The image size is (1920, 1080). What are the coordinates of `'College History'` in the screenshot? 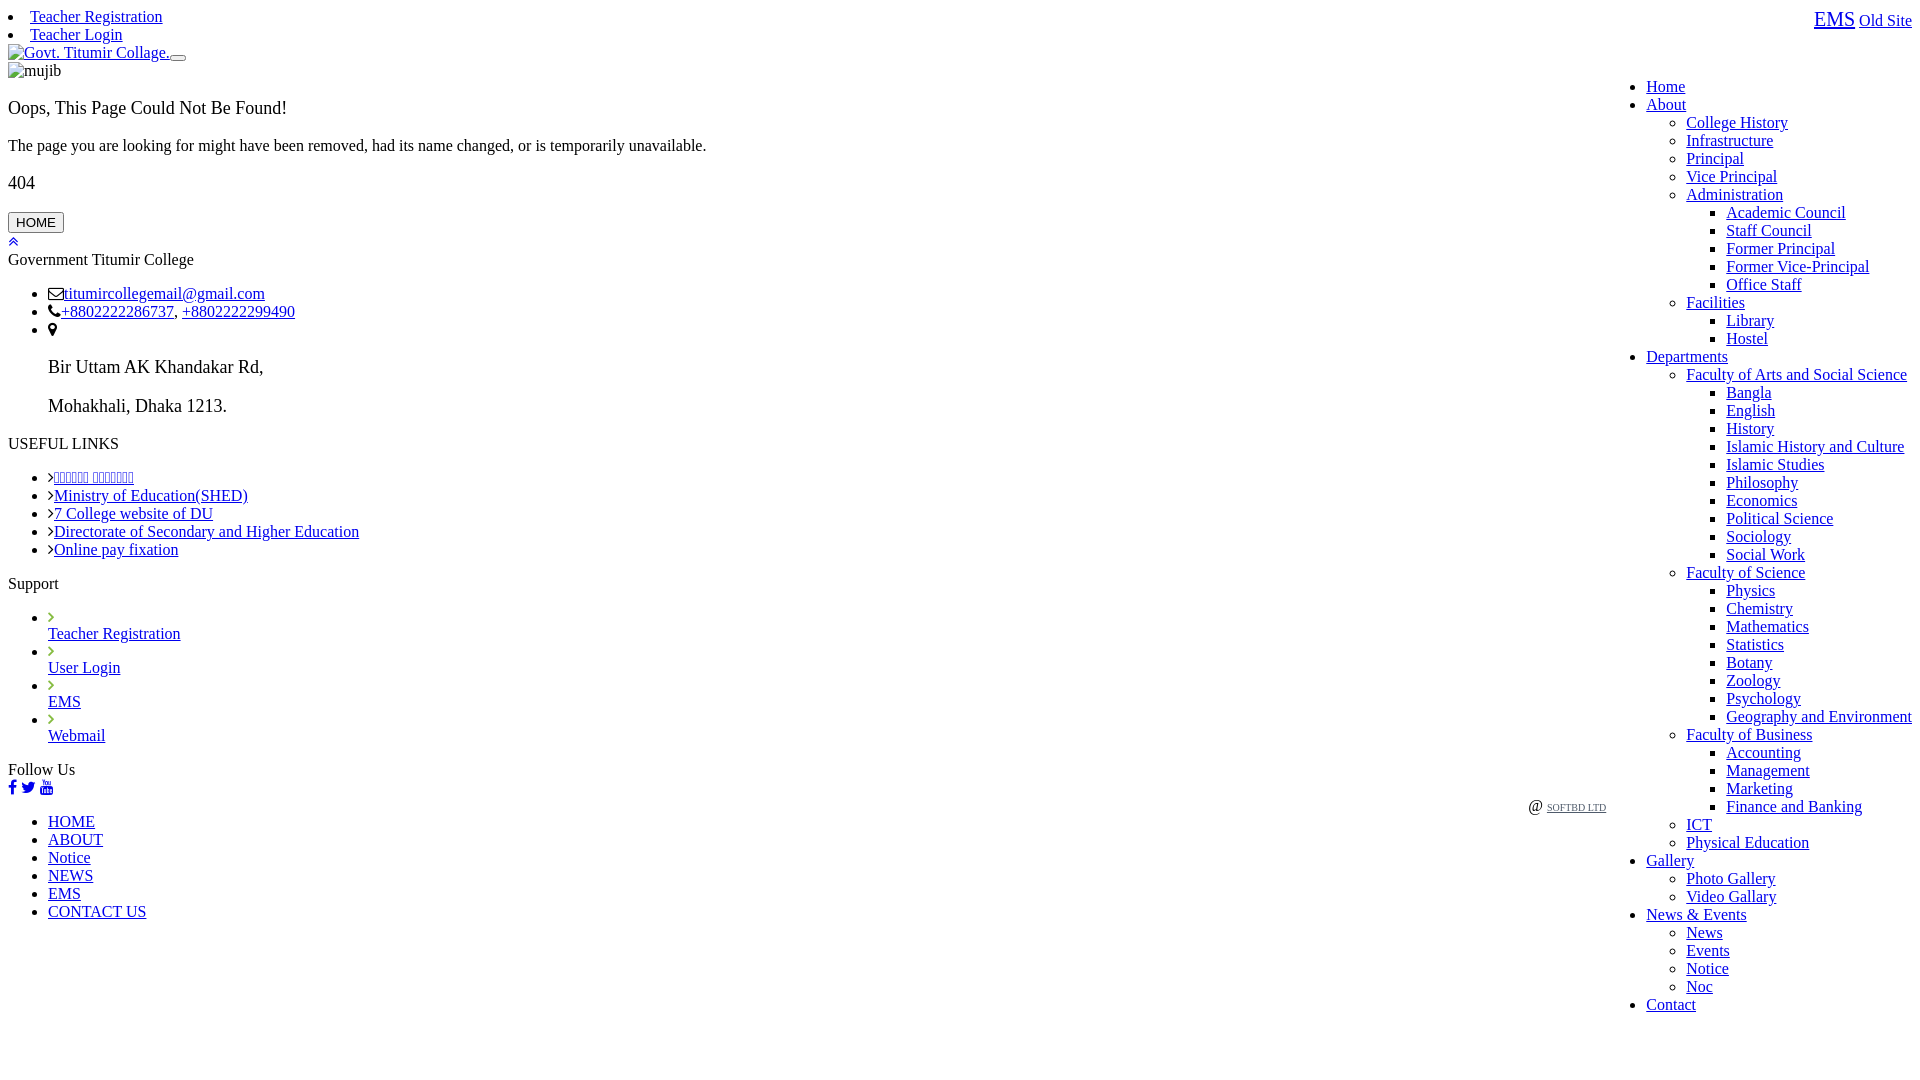 It's located at (1736, 122).